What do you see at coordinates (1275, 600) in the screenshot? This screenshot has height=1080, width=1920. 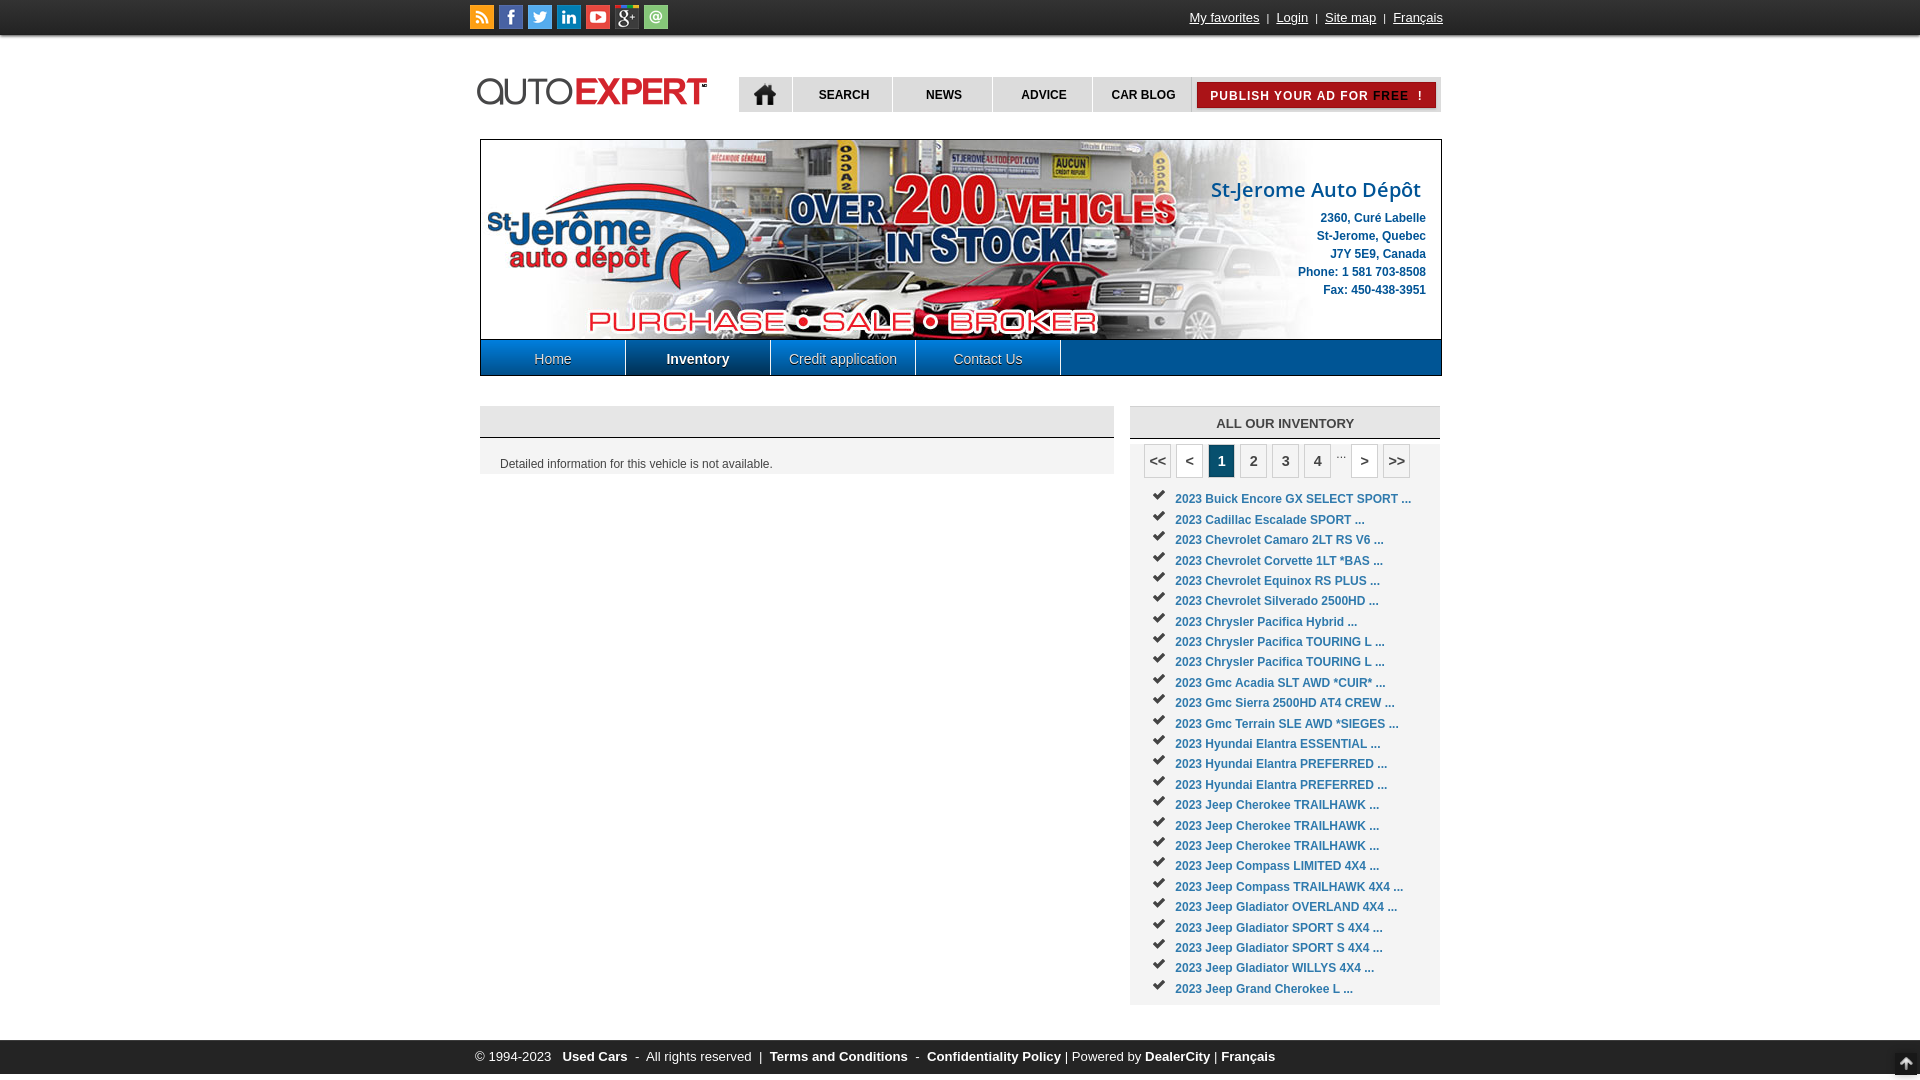 I see `'2023 Chevrolet Silverado 2500HD ...'` at bounding box center [1275, 600].